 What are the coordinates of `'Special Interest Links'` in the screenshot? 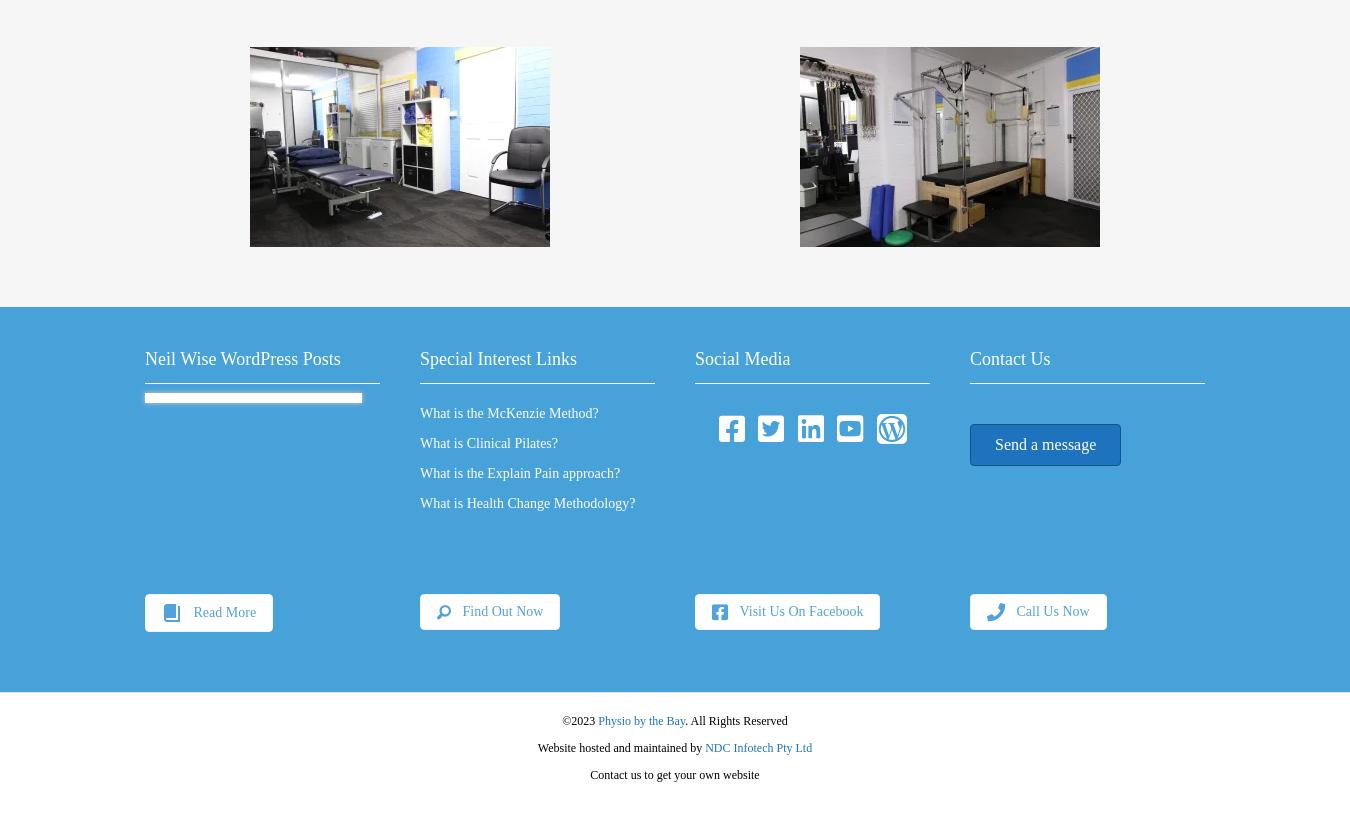 It's located at (497, 358).